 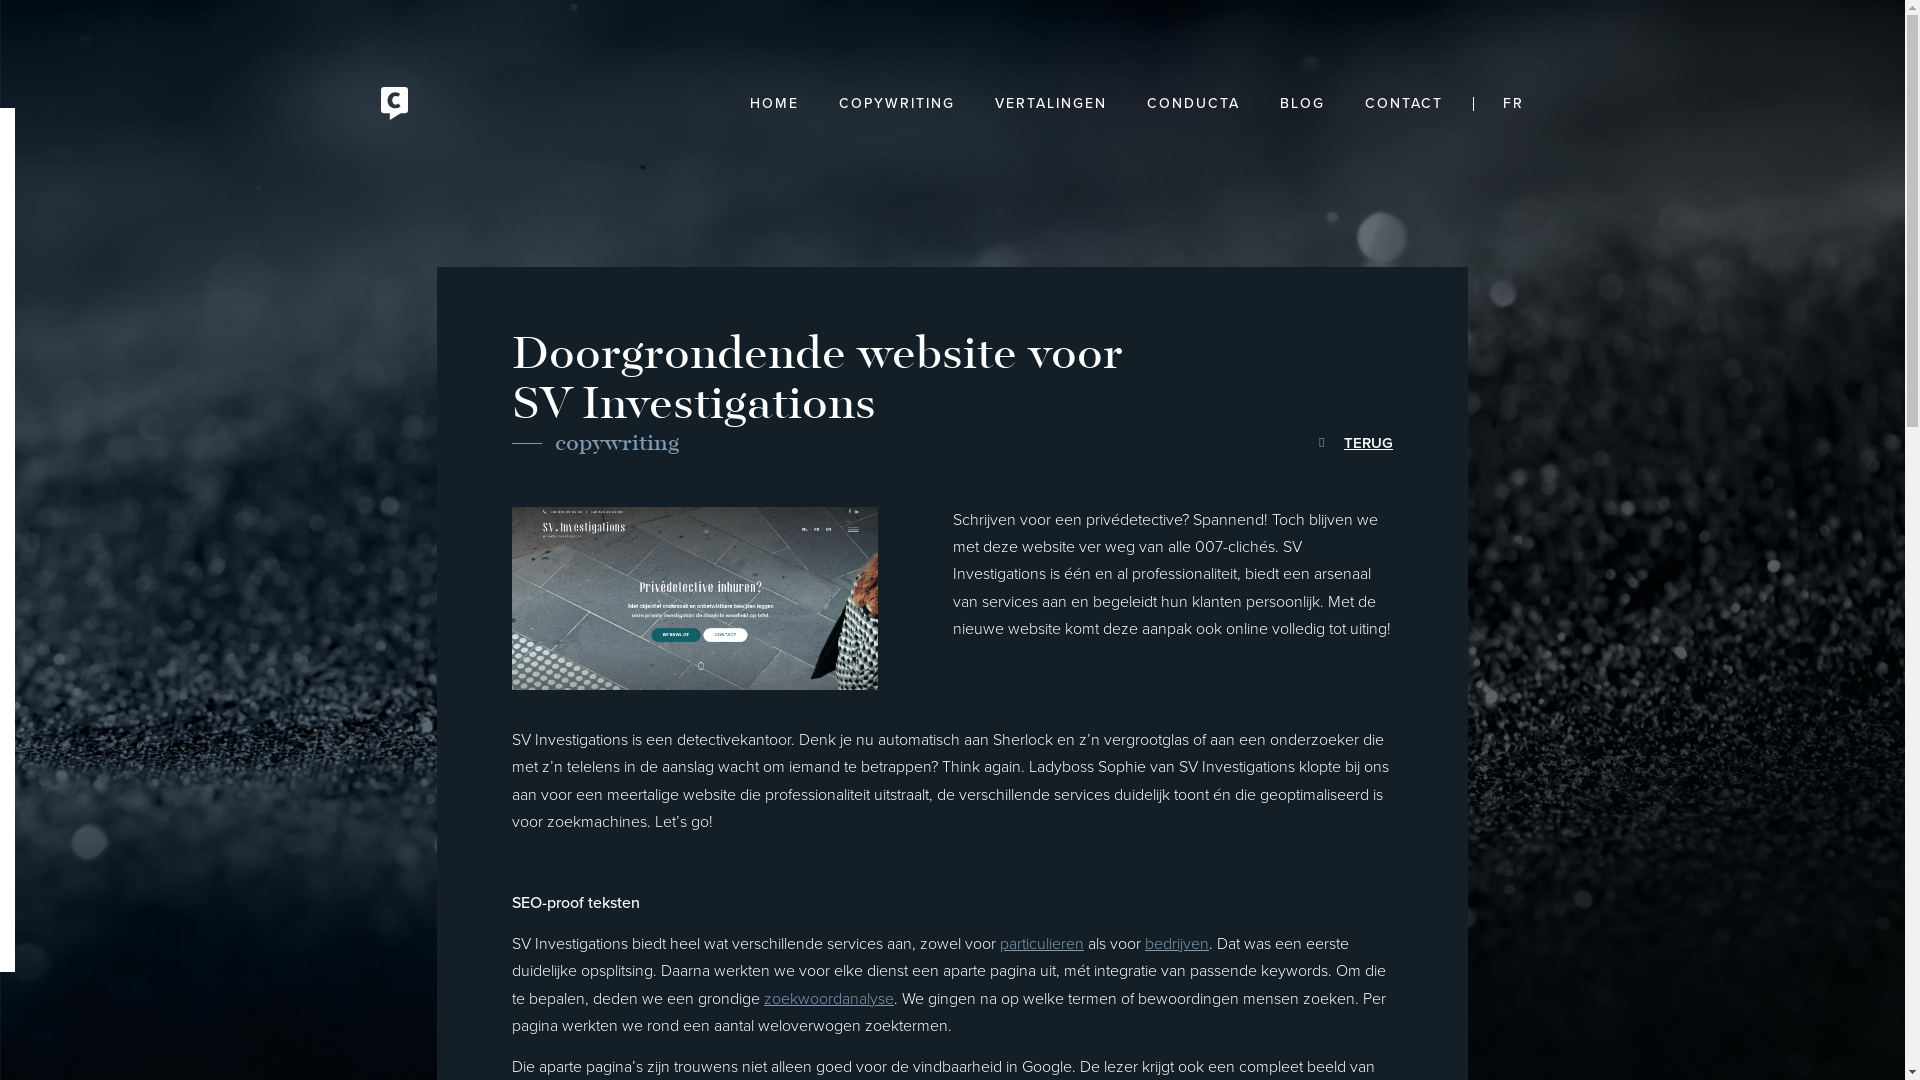 I want to click on 'FR', so click(x=1463, y=103).